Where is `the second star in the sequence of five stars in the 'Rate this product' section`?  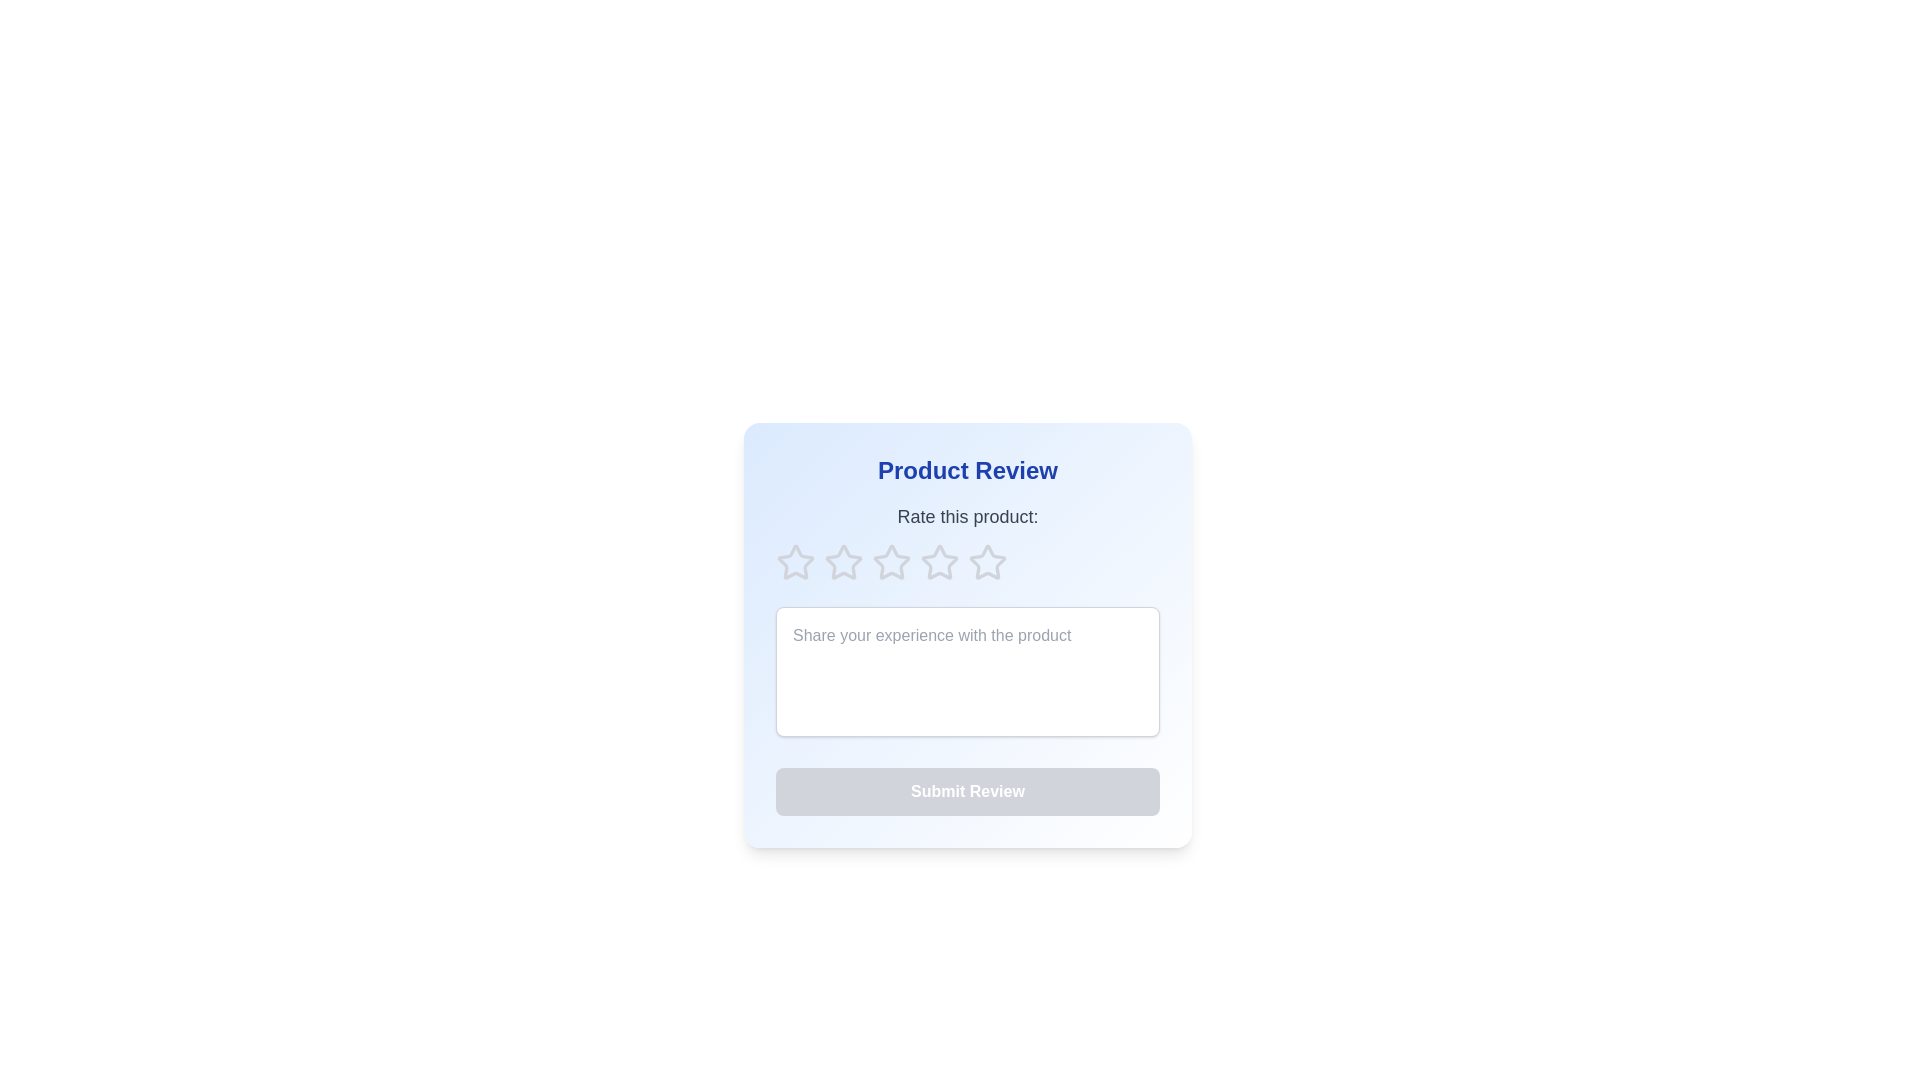 the second star in the sequence of five stars in the 'Rate this product' section is located at coordinates (891, 562).